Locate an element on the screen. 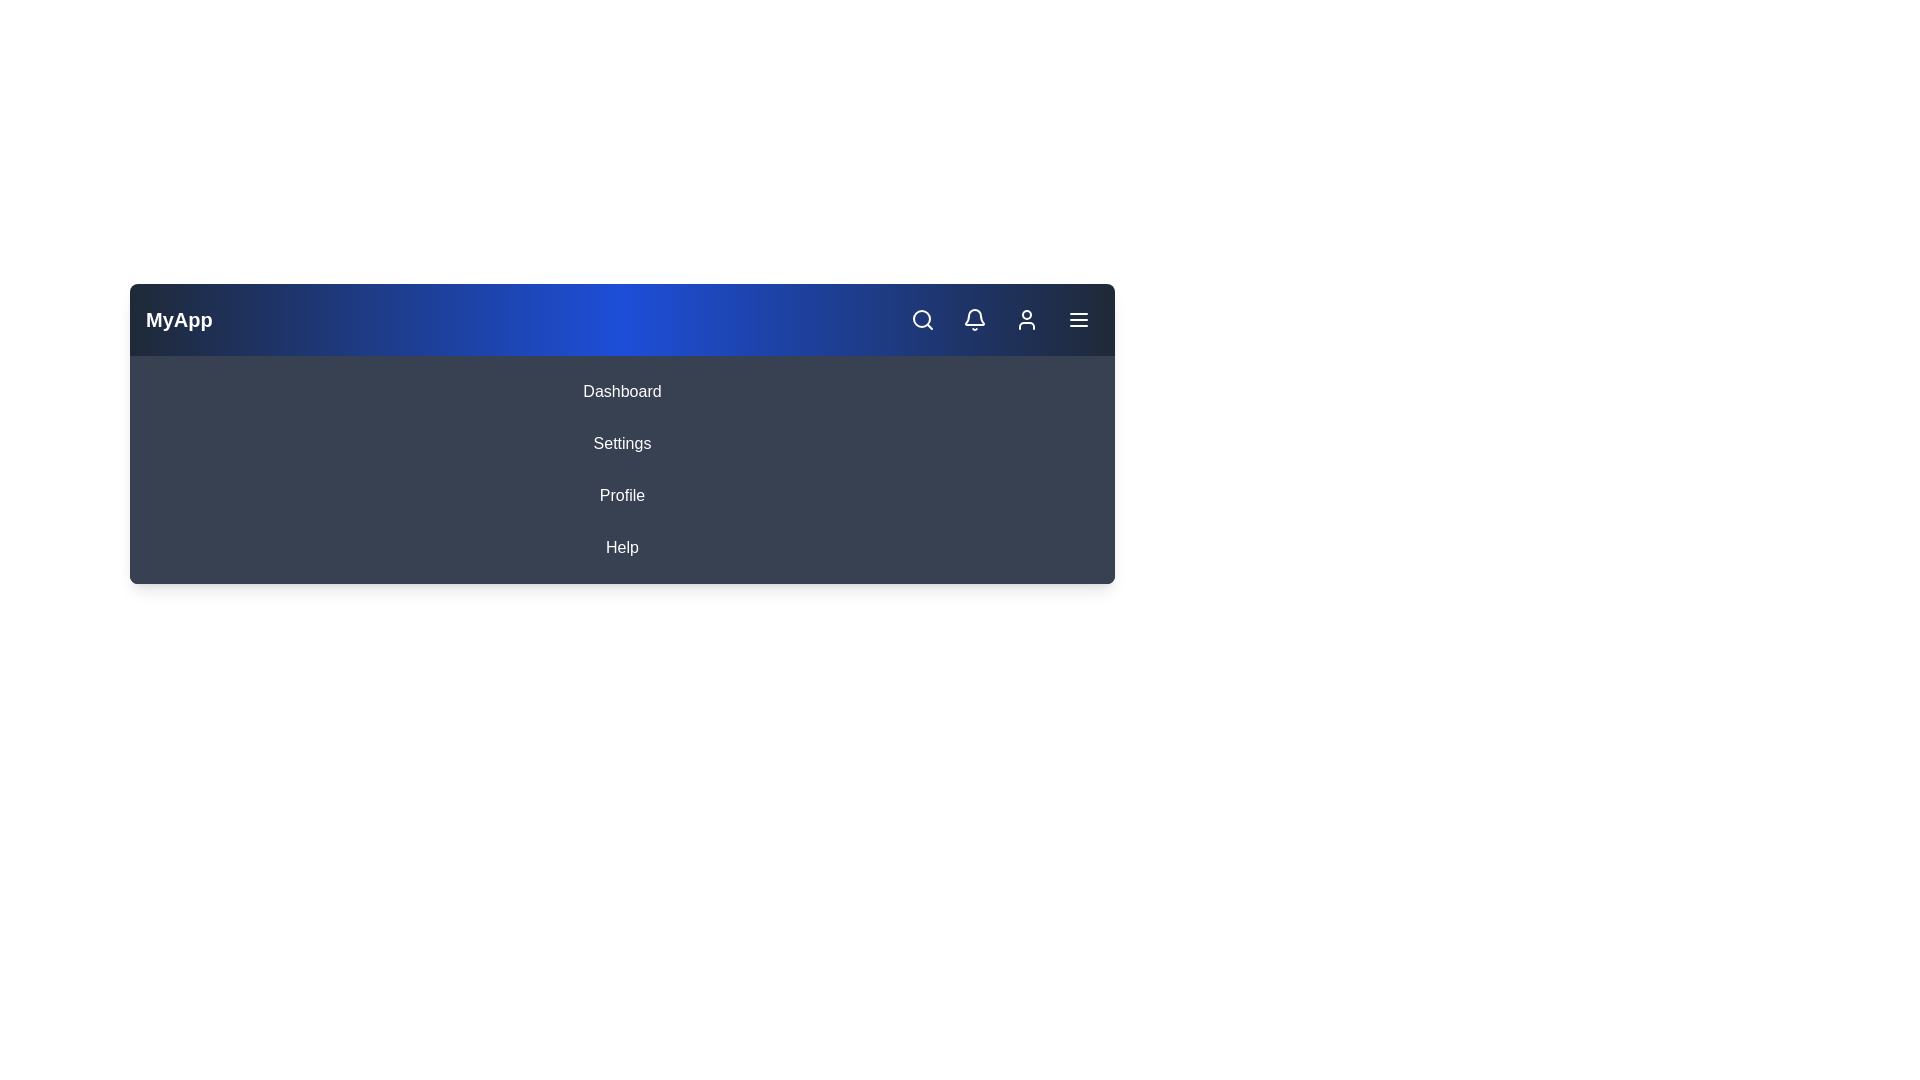 This screenshot has height=1080, width=1920. the navigation item Profile in the menu is located at coordinates (621, 495).